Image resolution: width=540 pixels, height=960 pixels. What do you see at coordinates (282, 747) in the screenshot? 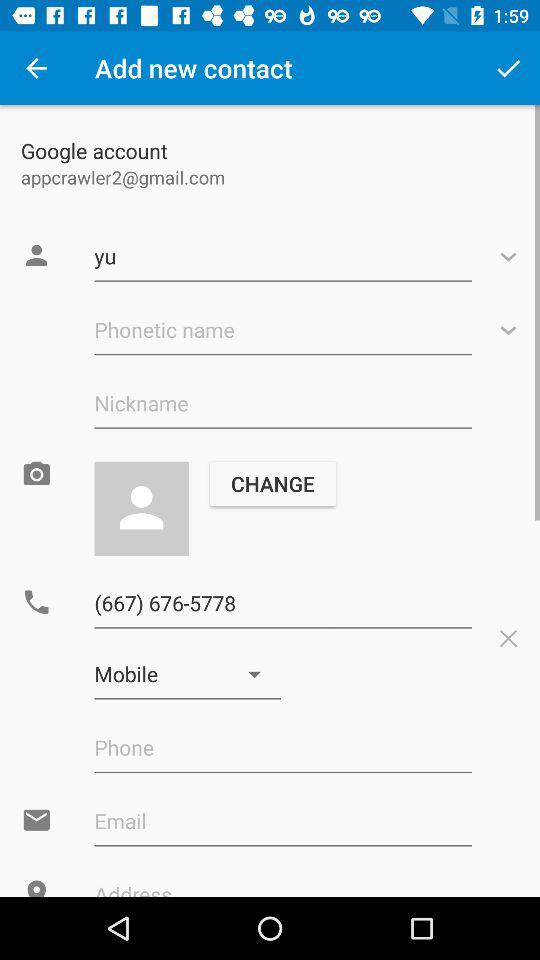
I see `the entry bar phone below mobile` at bounding box center [282, 747].